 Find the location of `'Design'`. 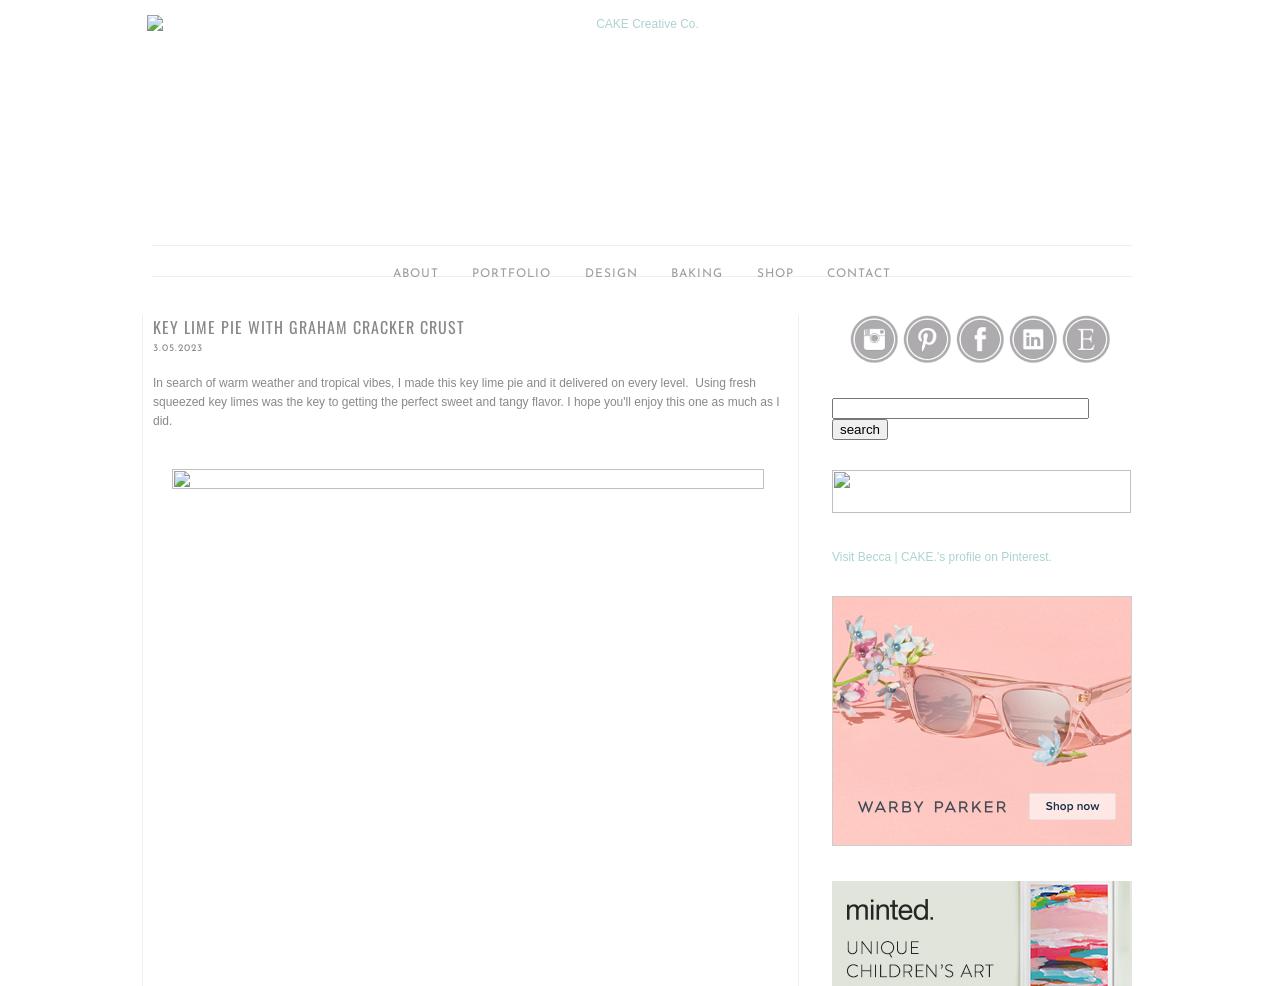

'Design' is located at coordinates (609, 274).